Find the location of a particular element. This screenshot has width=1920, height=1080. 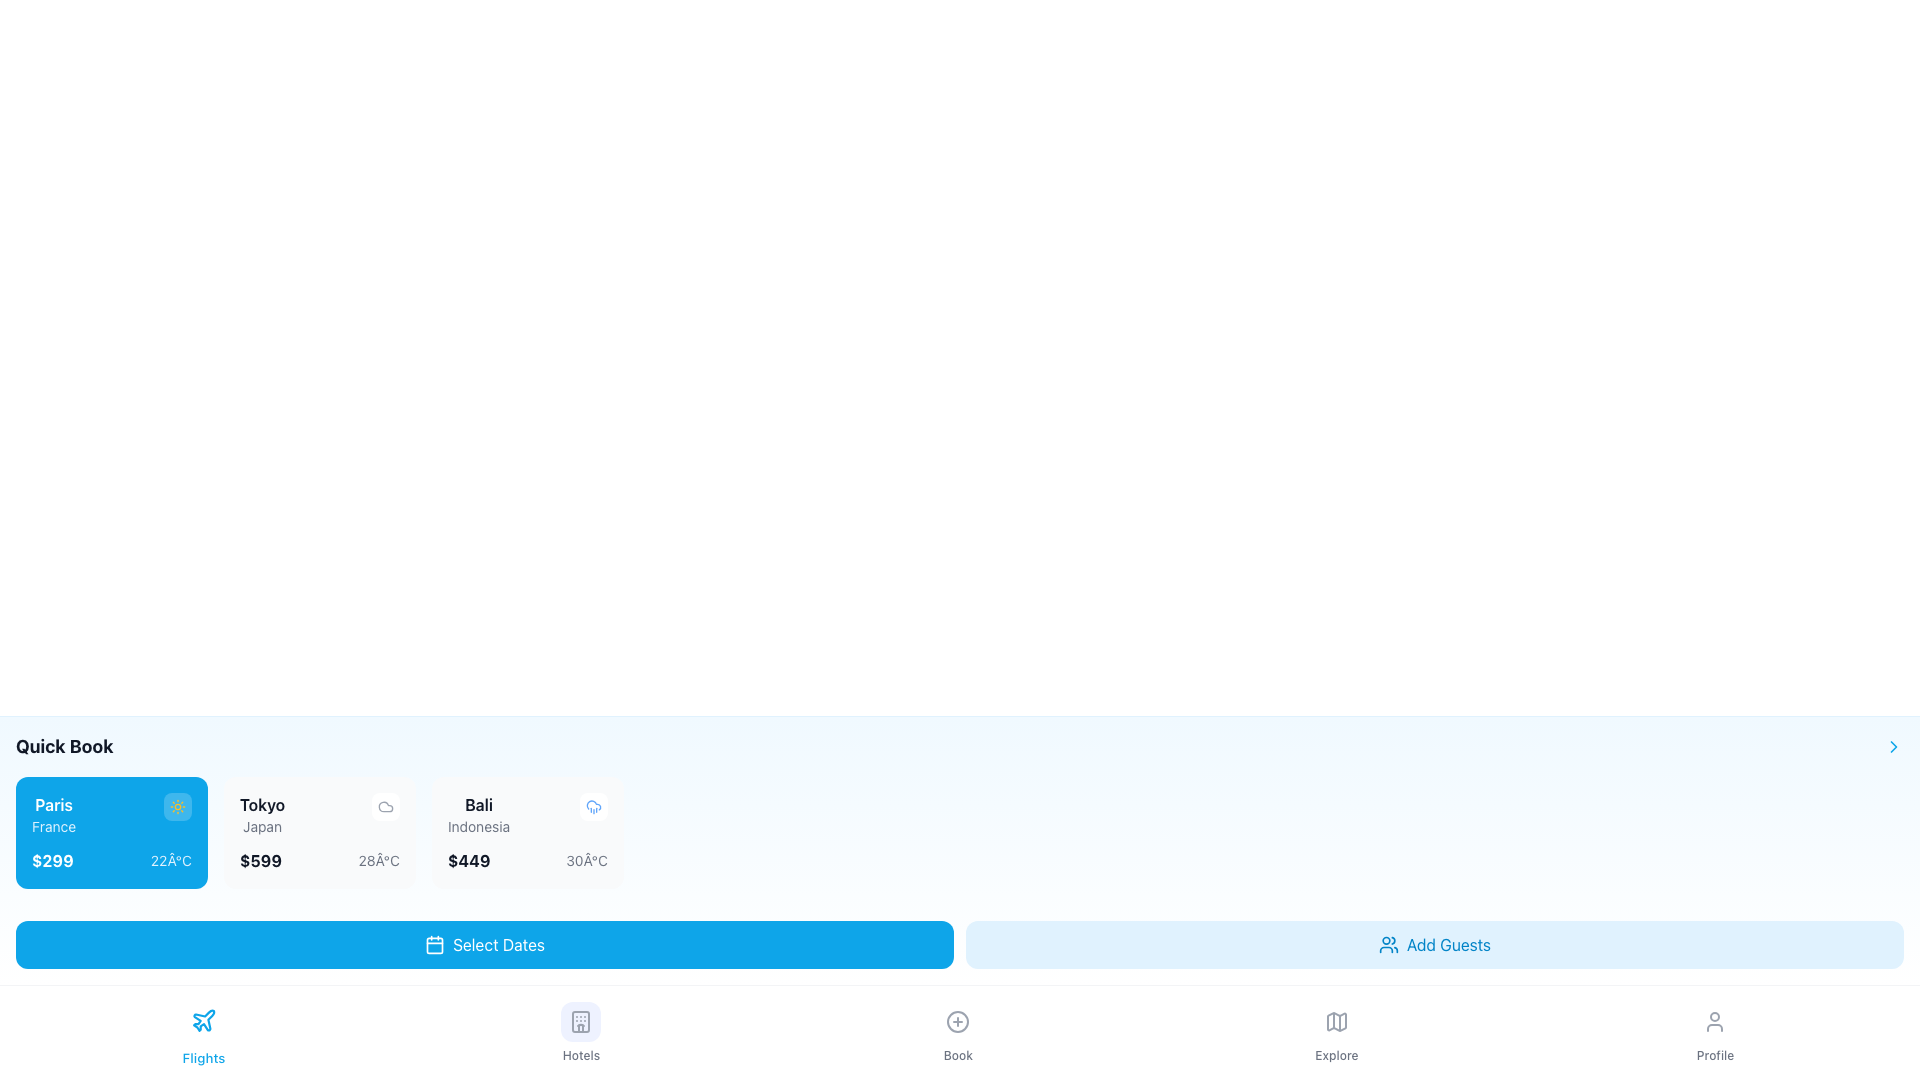

displayed price from the text label indicating the cost for the Paris option in the Quick Book interface, located at the bottom-left corner of its card is located at coordinates (52, 859).